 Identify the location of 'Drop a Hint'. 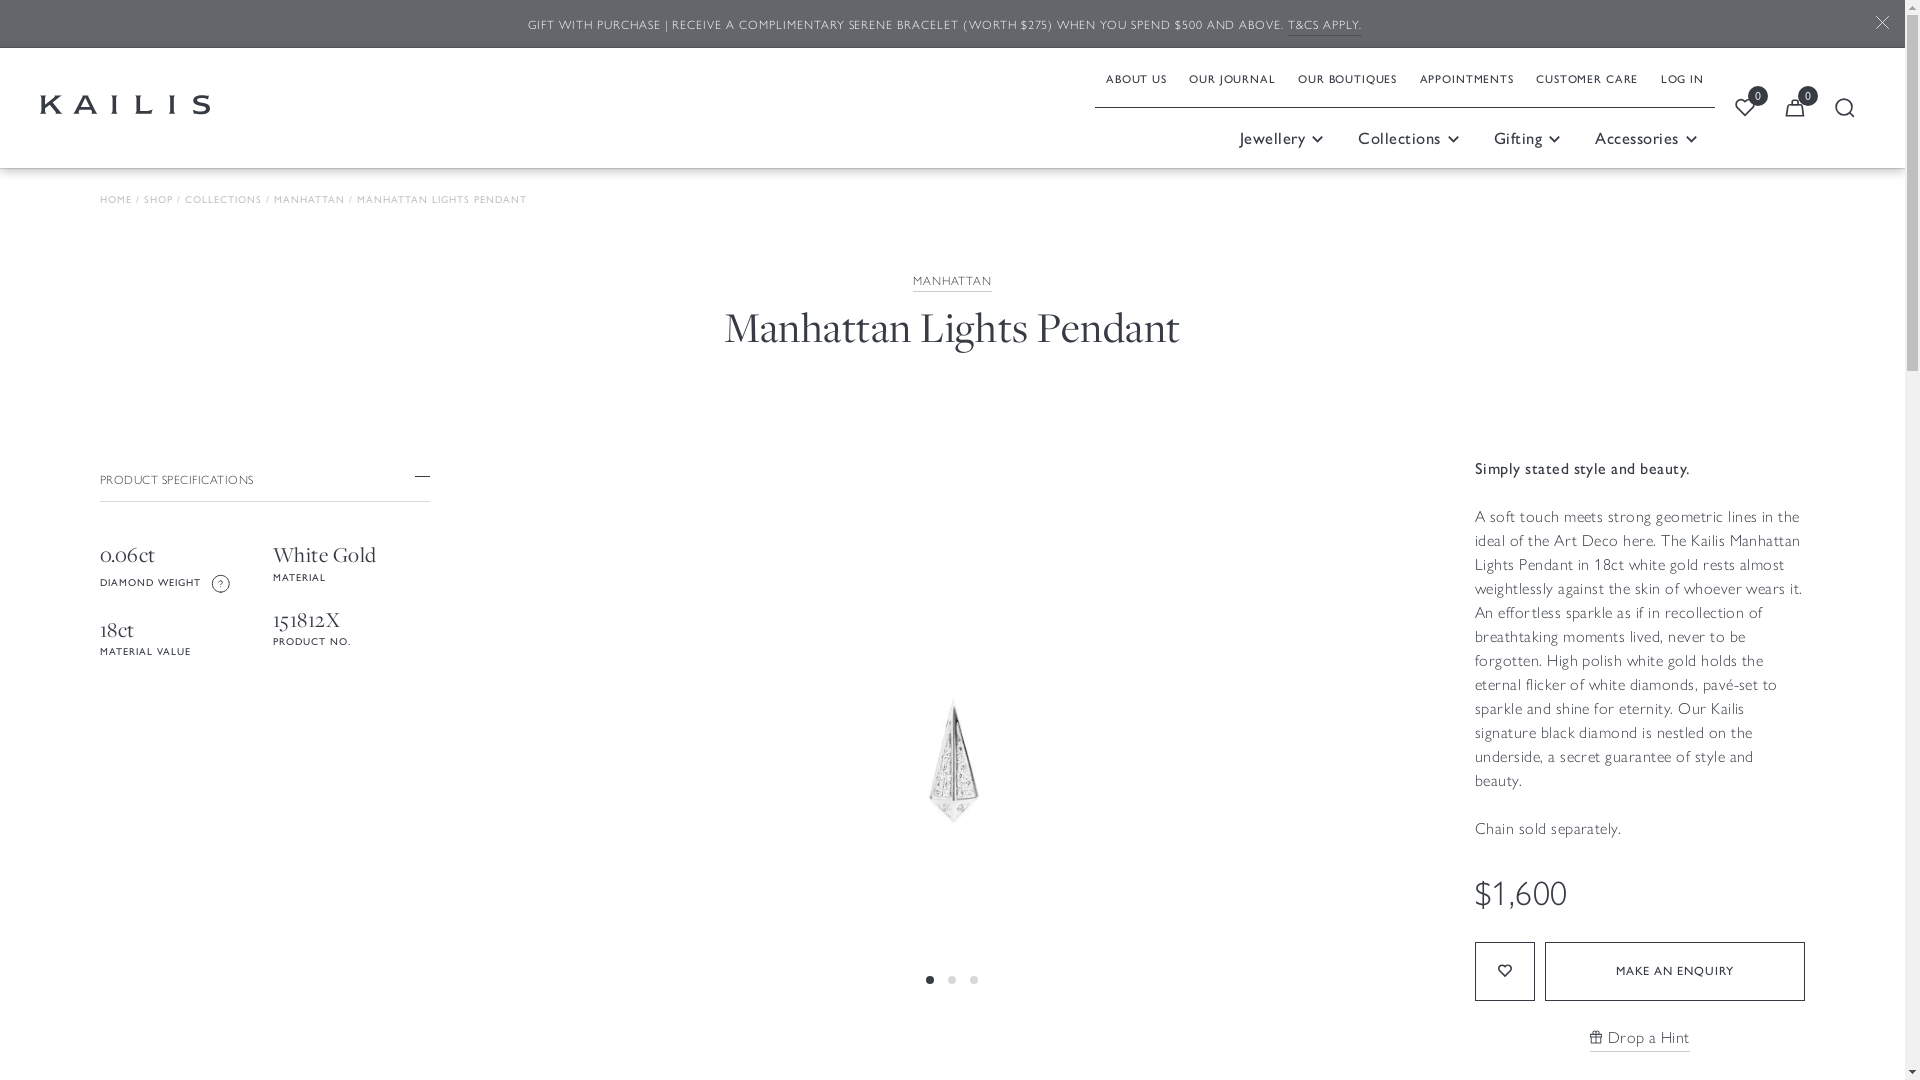
(1640, 1037).